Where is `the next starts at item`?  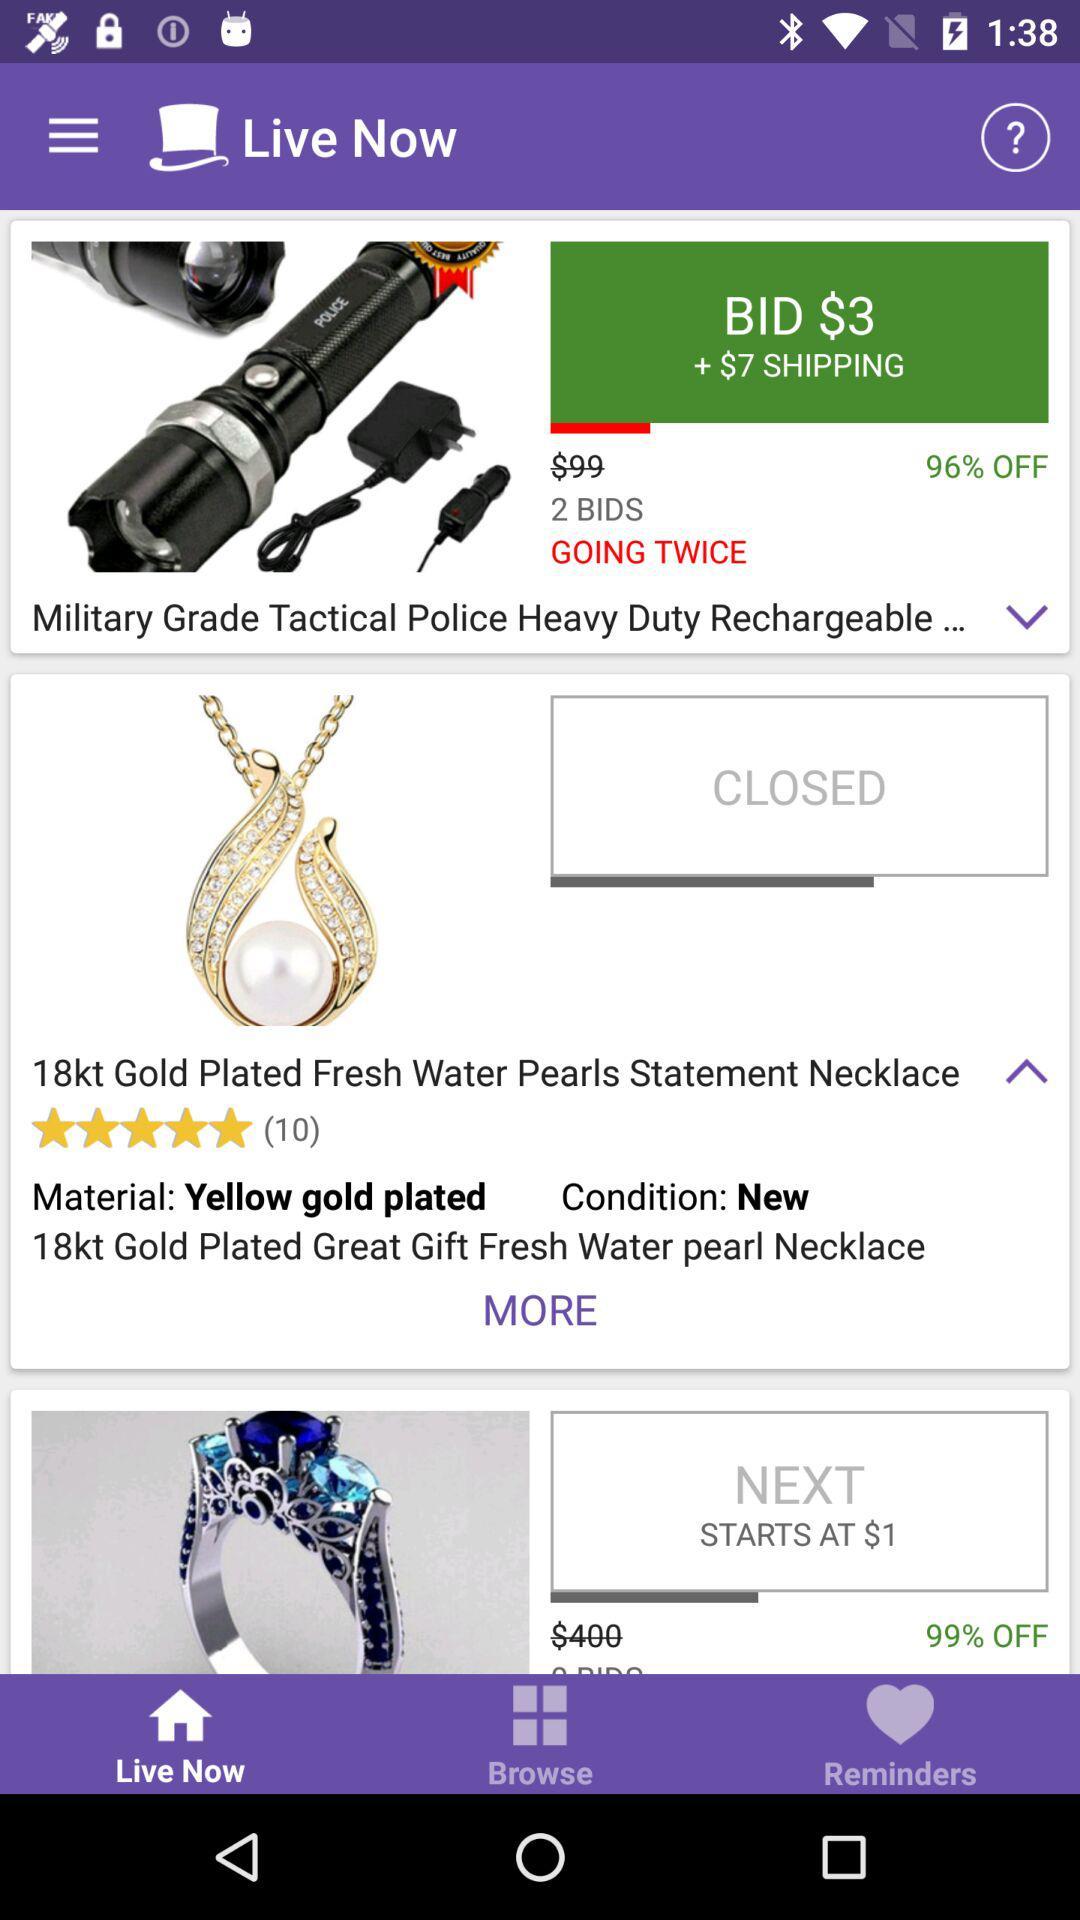 the next starts at item is located at coordinates (798, 1501).